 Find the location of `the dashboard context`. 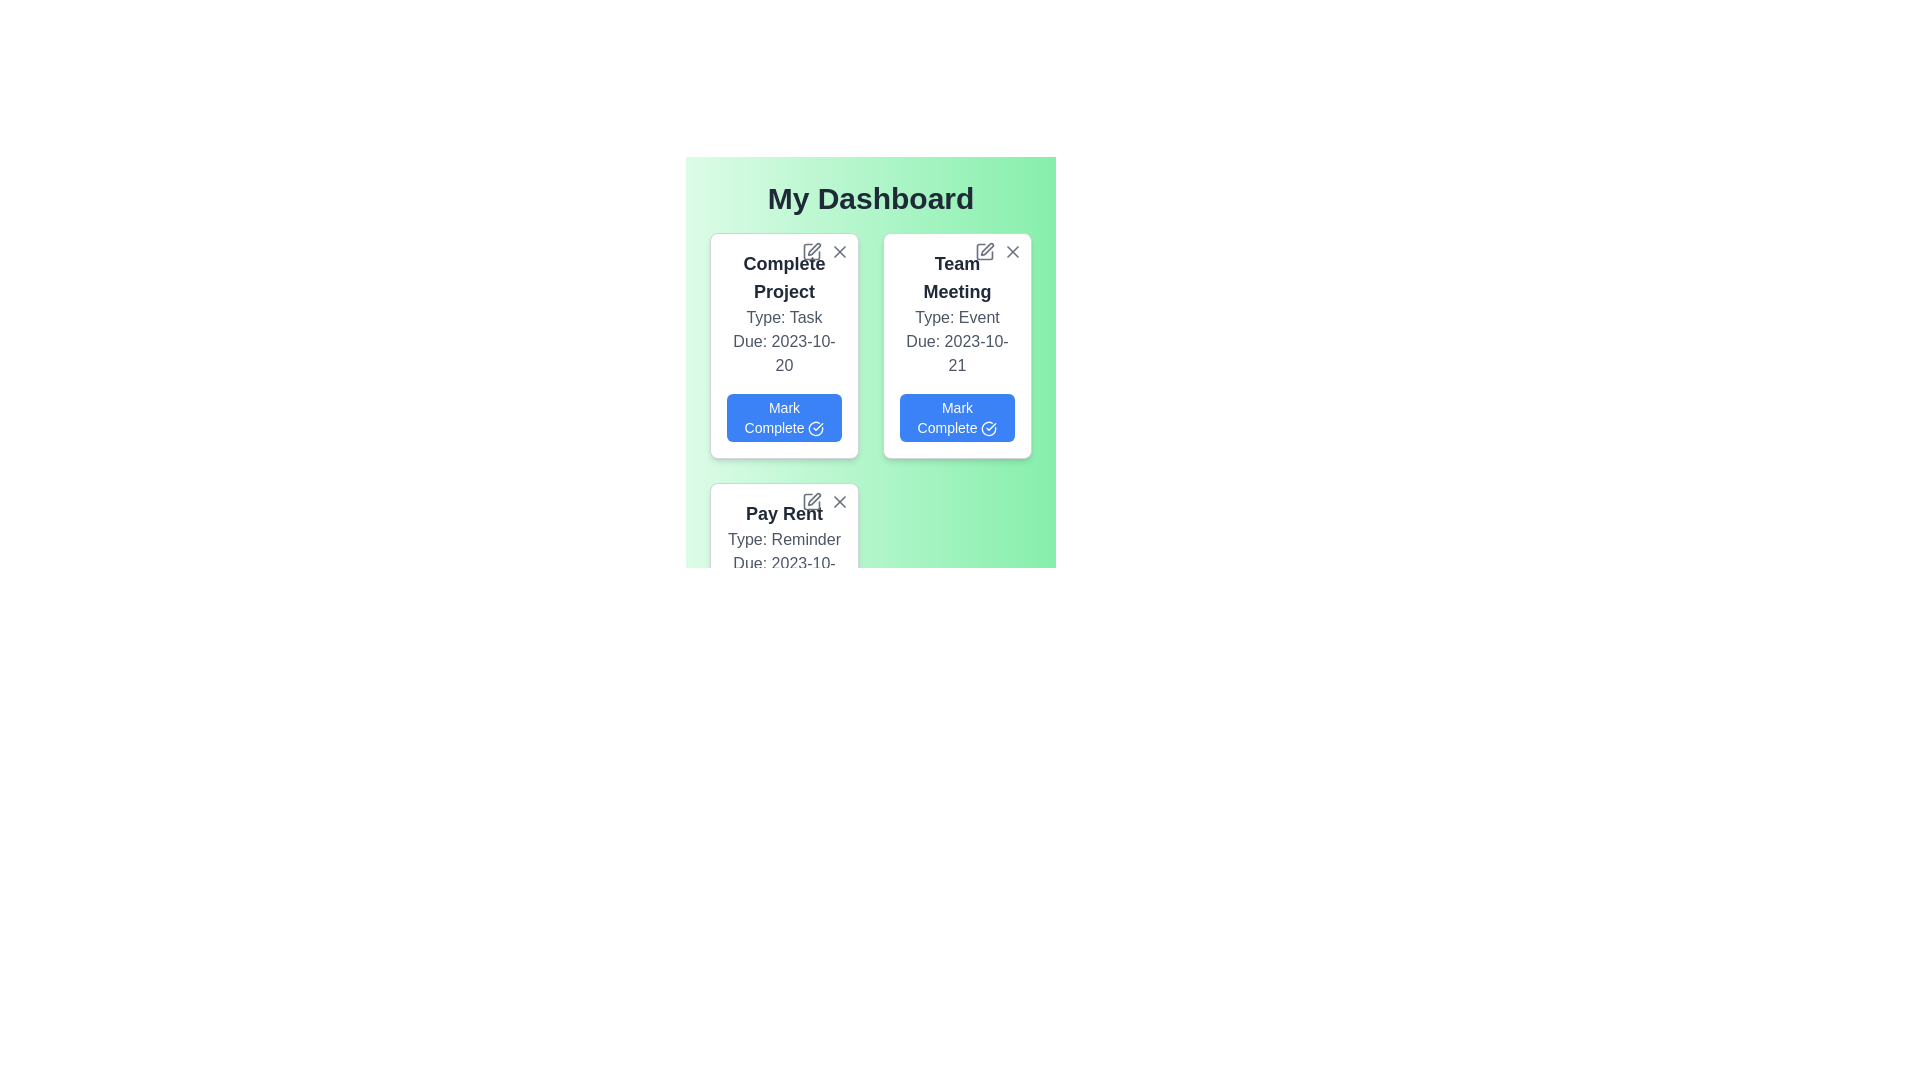

the dashboard context is located at coordinates (870, 199).